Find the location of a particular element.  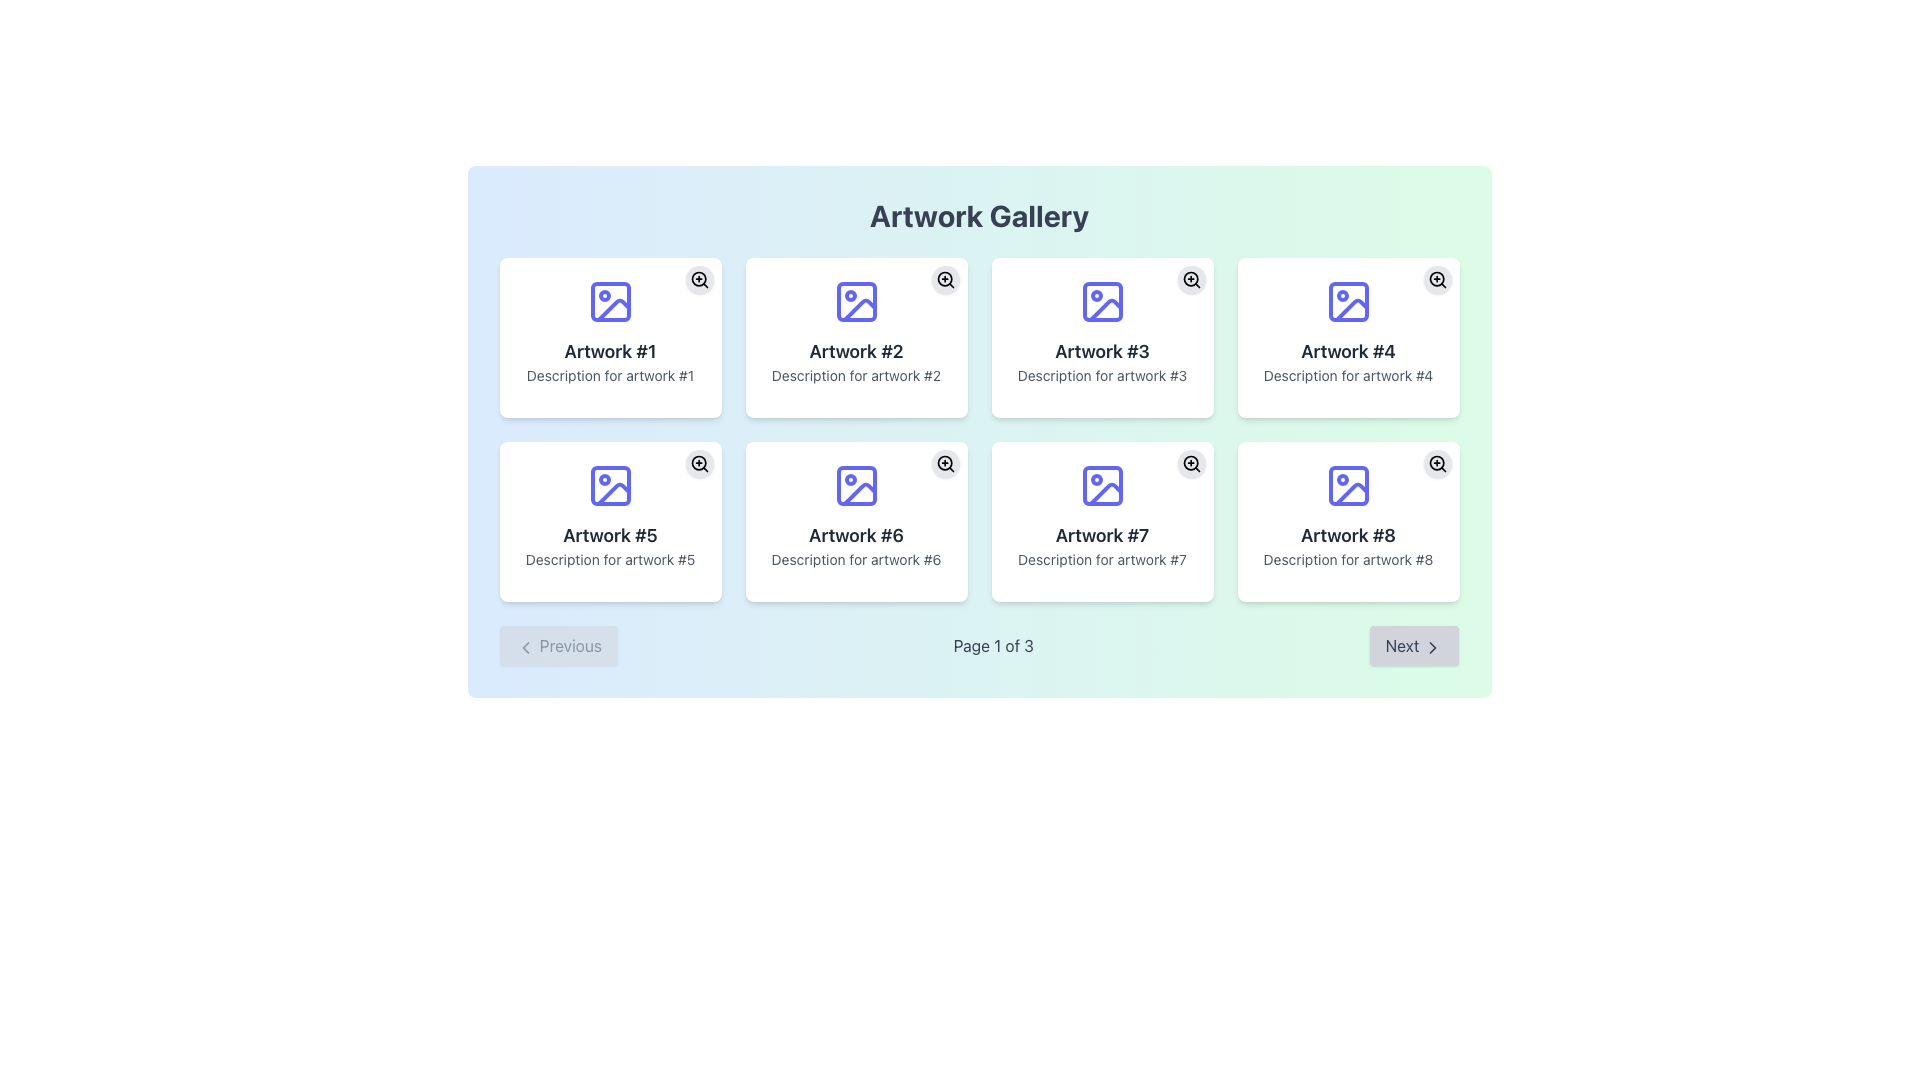

the graphic/icon representing the artwork entry for 'Artwork #2', which is prominently located at the top center of the card is located at coordinates (856, 301).